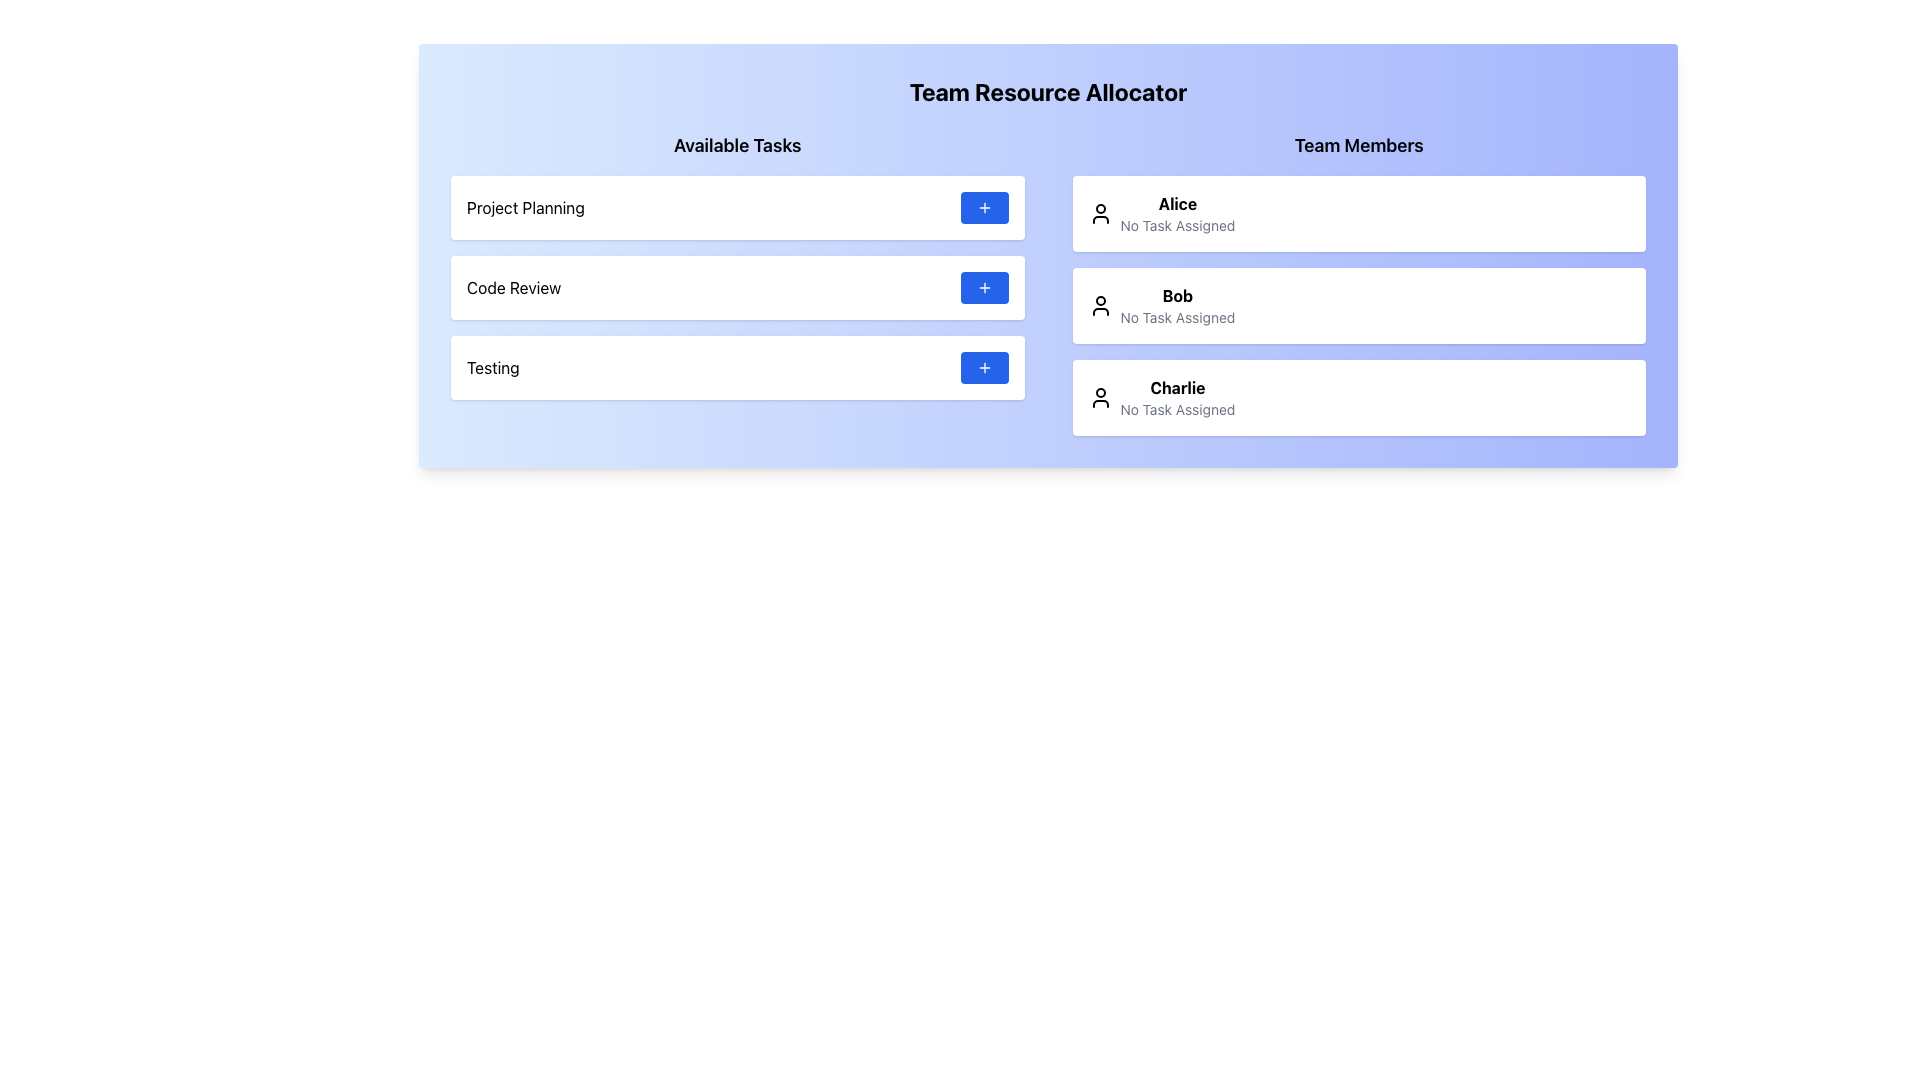 The width and height of the screenshot is (1920, 1080). I want to click on the name in the User Card located in the 'Team Members' section, so click(1161, 397).